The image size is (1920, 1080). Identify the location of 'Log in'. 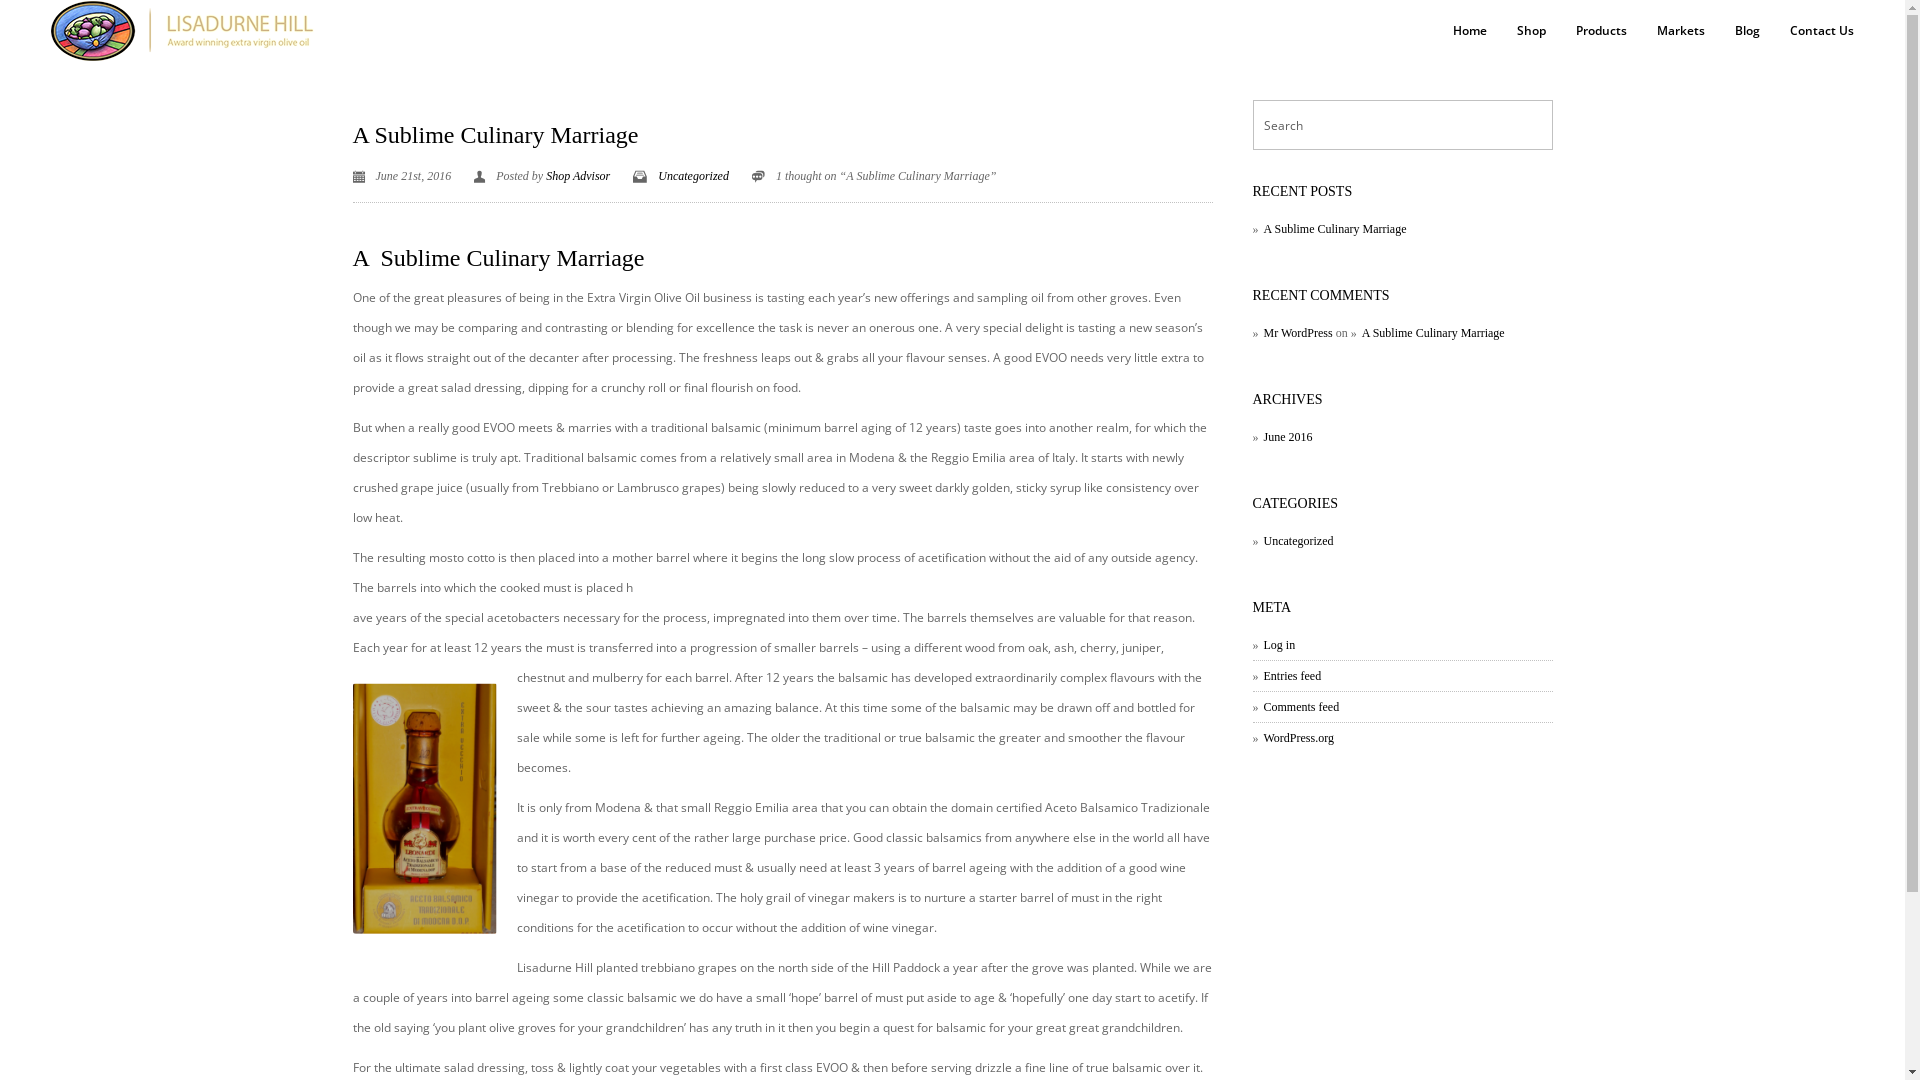
(1272, 644).